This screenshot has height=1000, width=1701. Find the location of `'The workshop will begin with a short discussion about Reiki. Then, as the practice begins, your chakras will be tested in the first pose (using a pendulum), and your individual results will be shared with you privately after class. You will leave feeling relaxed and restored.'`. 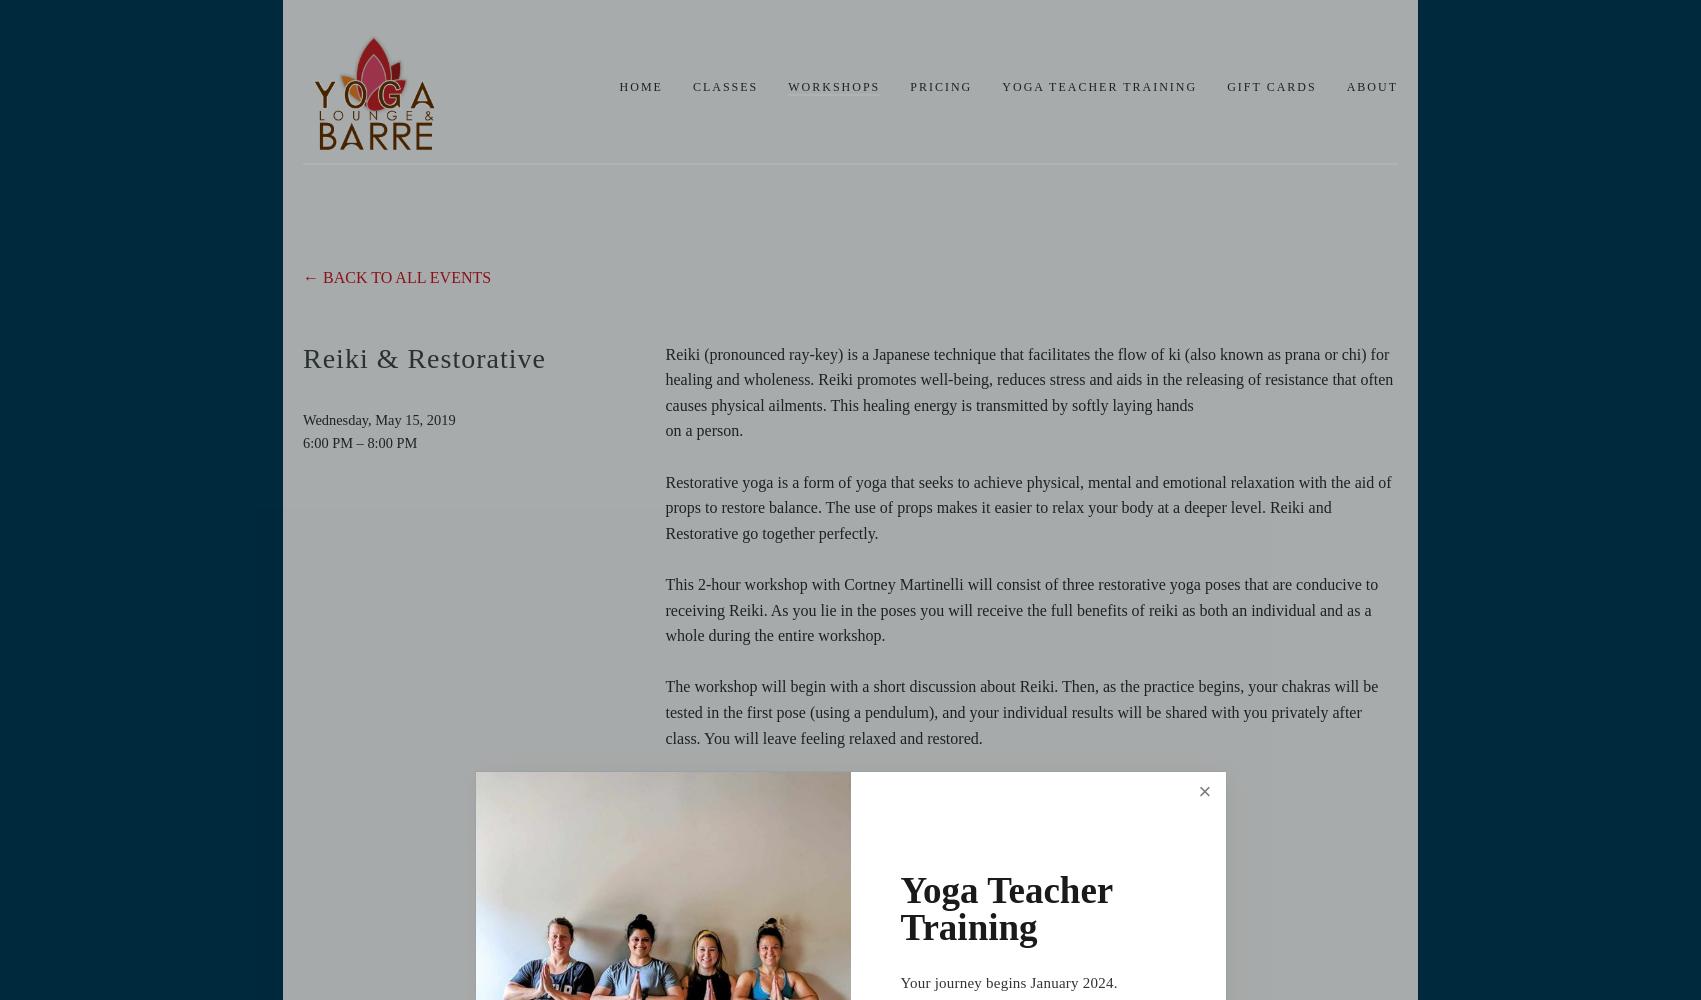

'The workshop will begin with a short discussion about Reiki. Then, as the practice begins, your chakras will be tested in the first pose (using a pendulum), and your individual results will be shared with you privately after class. You will leave feeling relaxed and restored.' is located at coordinates (663, 711).